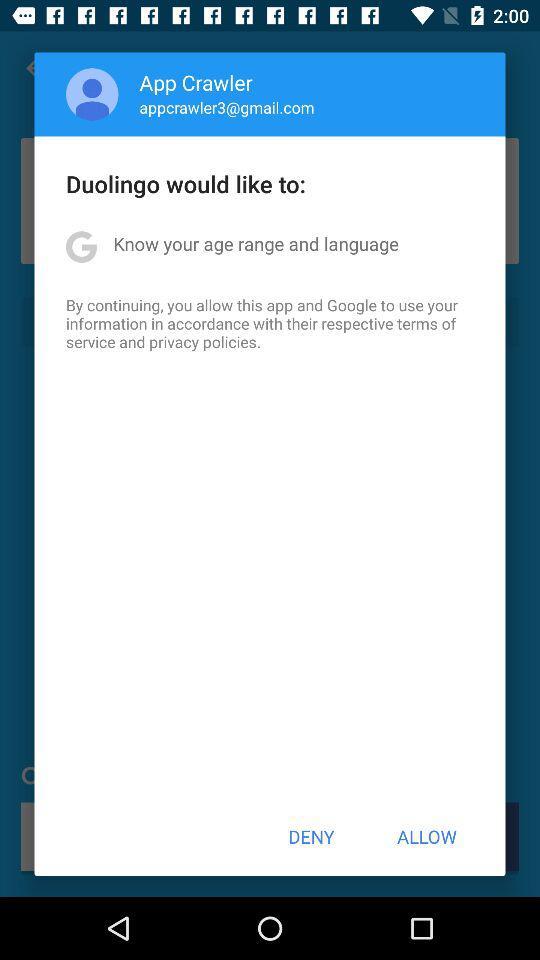  Describe the element at coordinates (256, 242) in the screenshot. I see `the item below duolingo would like app` at that location.